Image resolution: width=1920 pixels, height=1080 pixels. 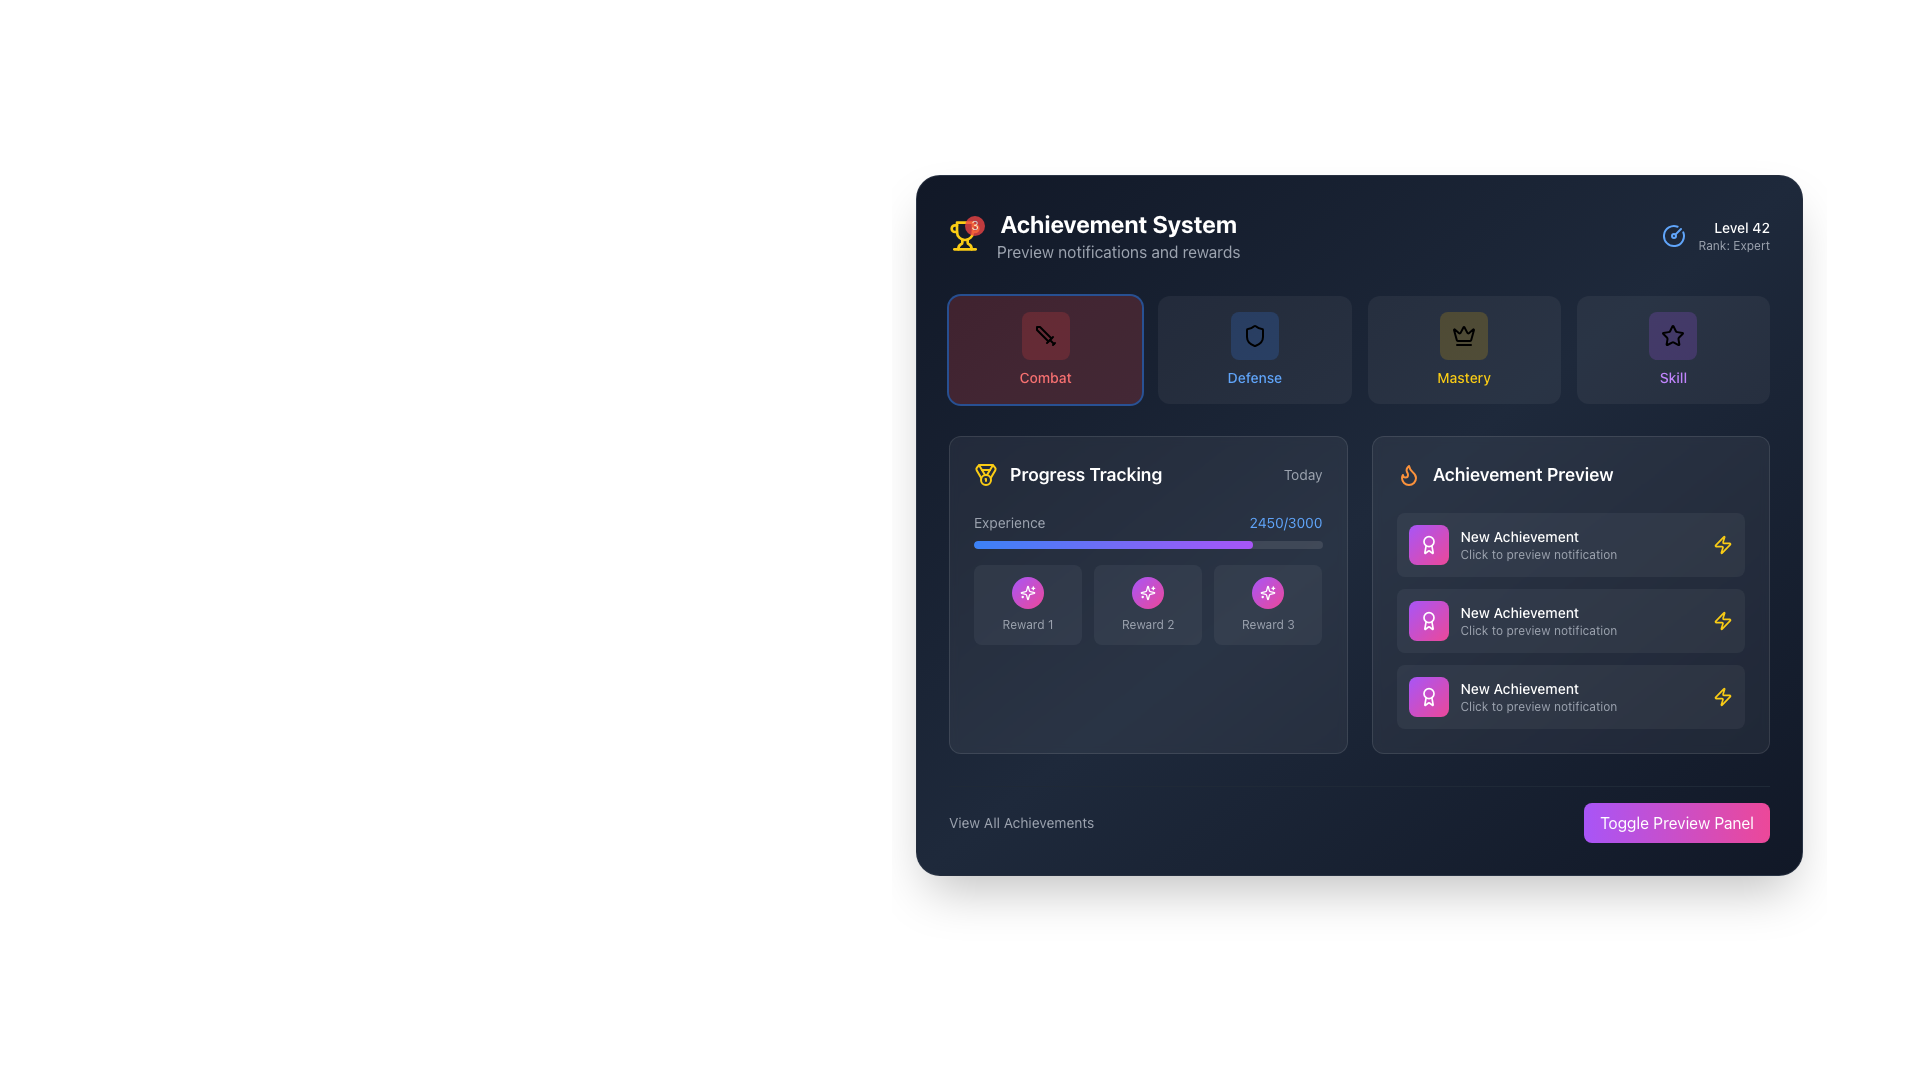 What do you see at coordinates (1579, 544) in the screenshot?
I see `the text label that informs the user about a new achievement in the 'Achievement Preview' list located in the right-side panel` at bounding box center [1579, 544].